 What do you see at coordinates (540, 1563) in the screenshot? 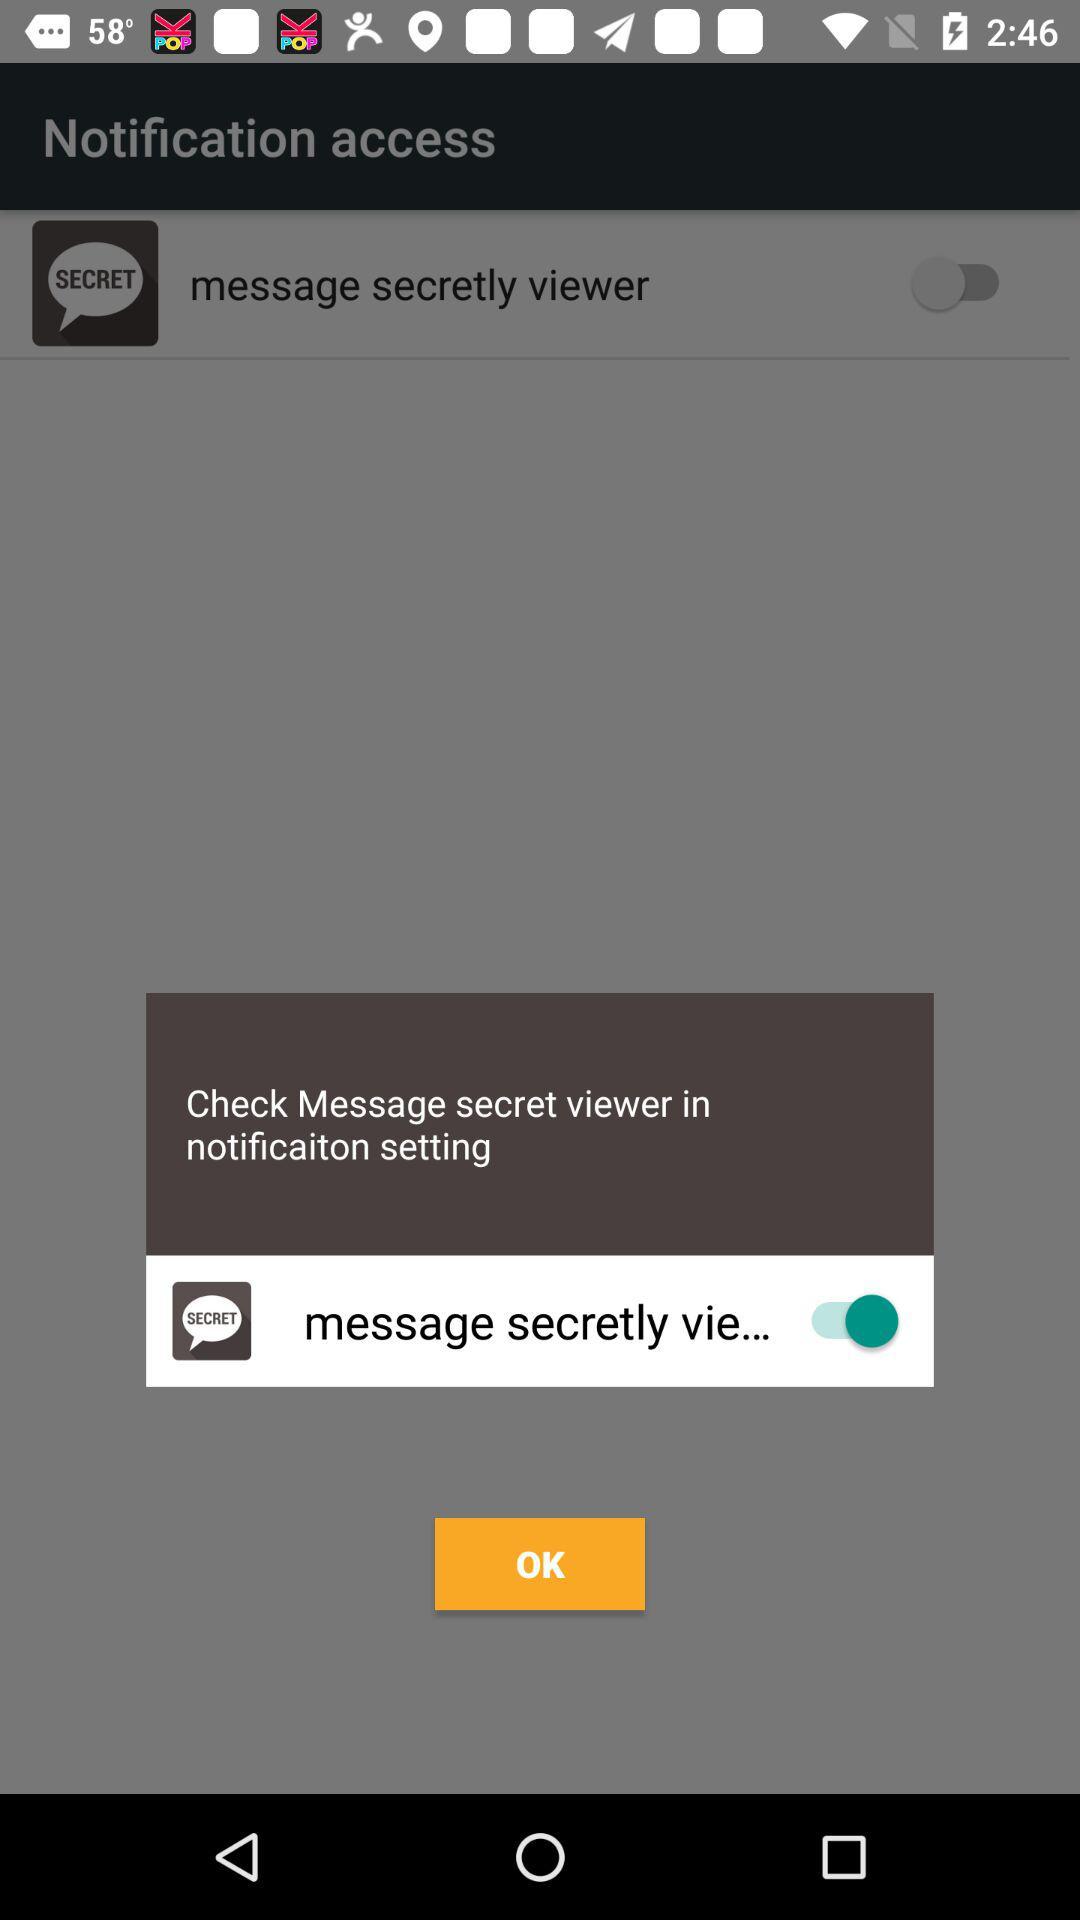
I see `the ok icon` at bounding box center [540, 1563].